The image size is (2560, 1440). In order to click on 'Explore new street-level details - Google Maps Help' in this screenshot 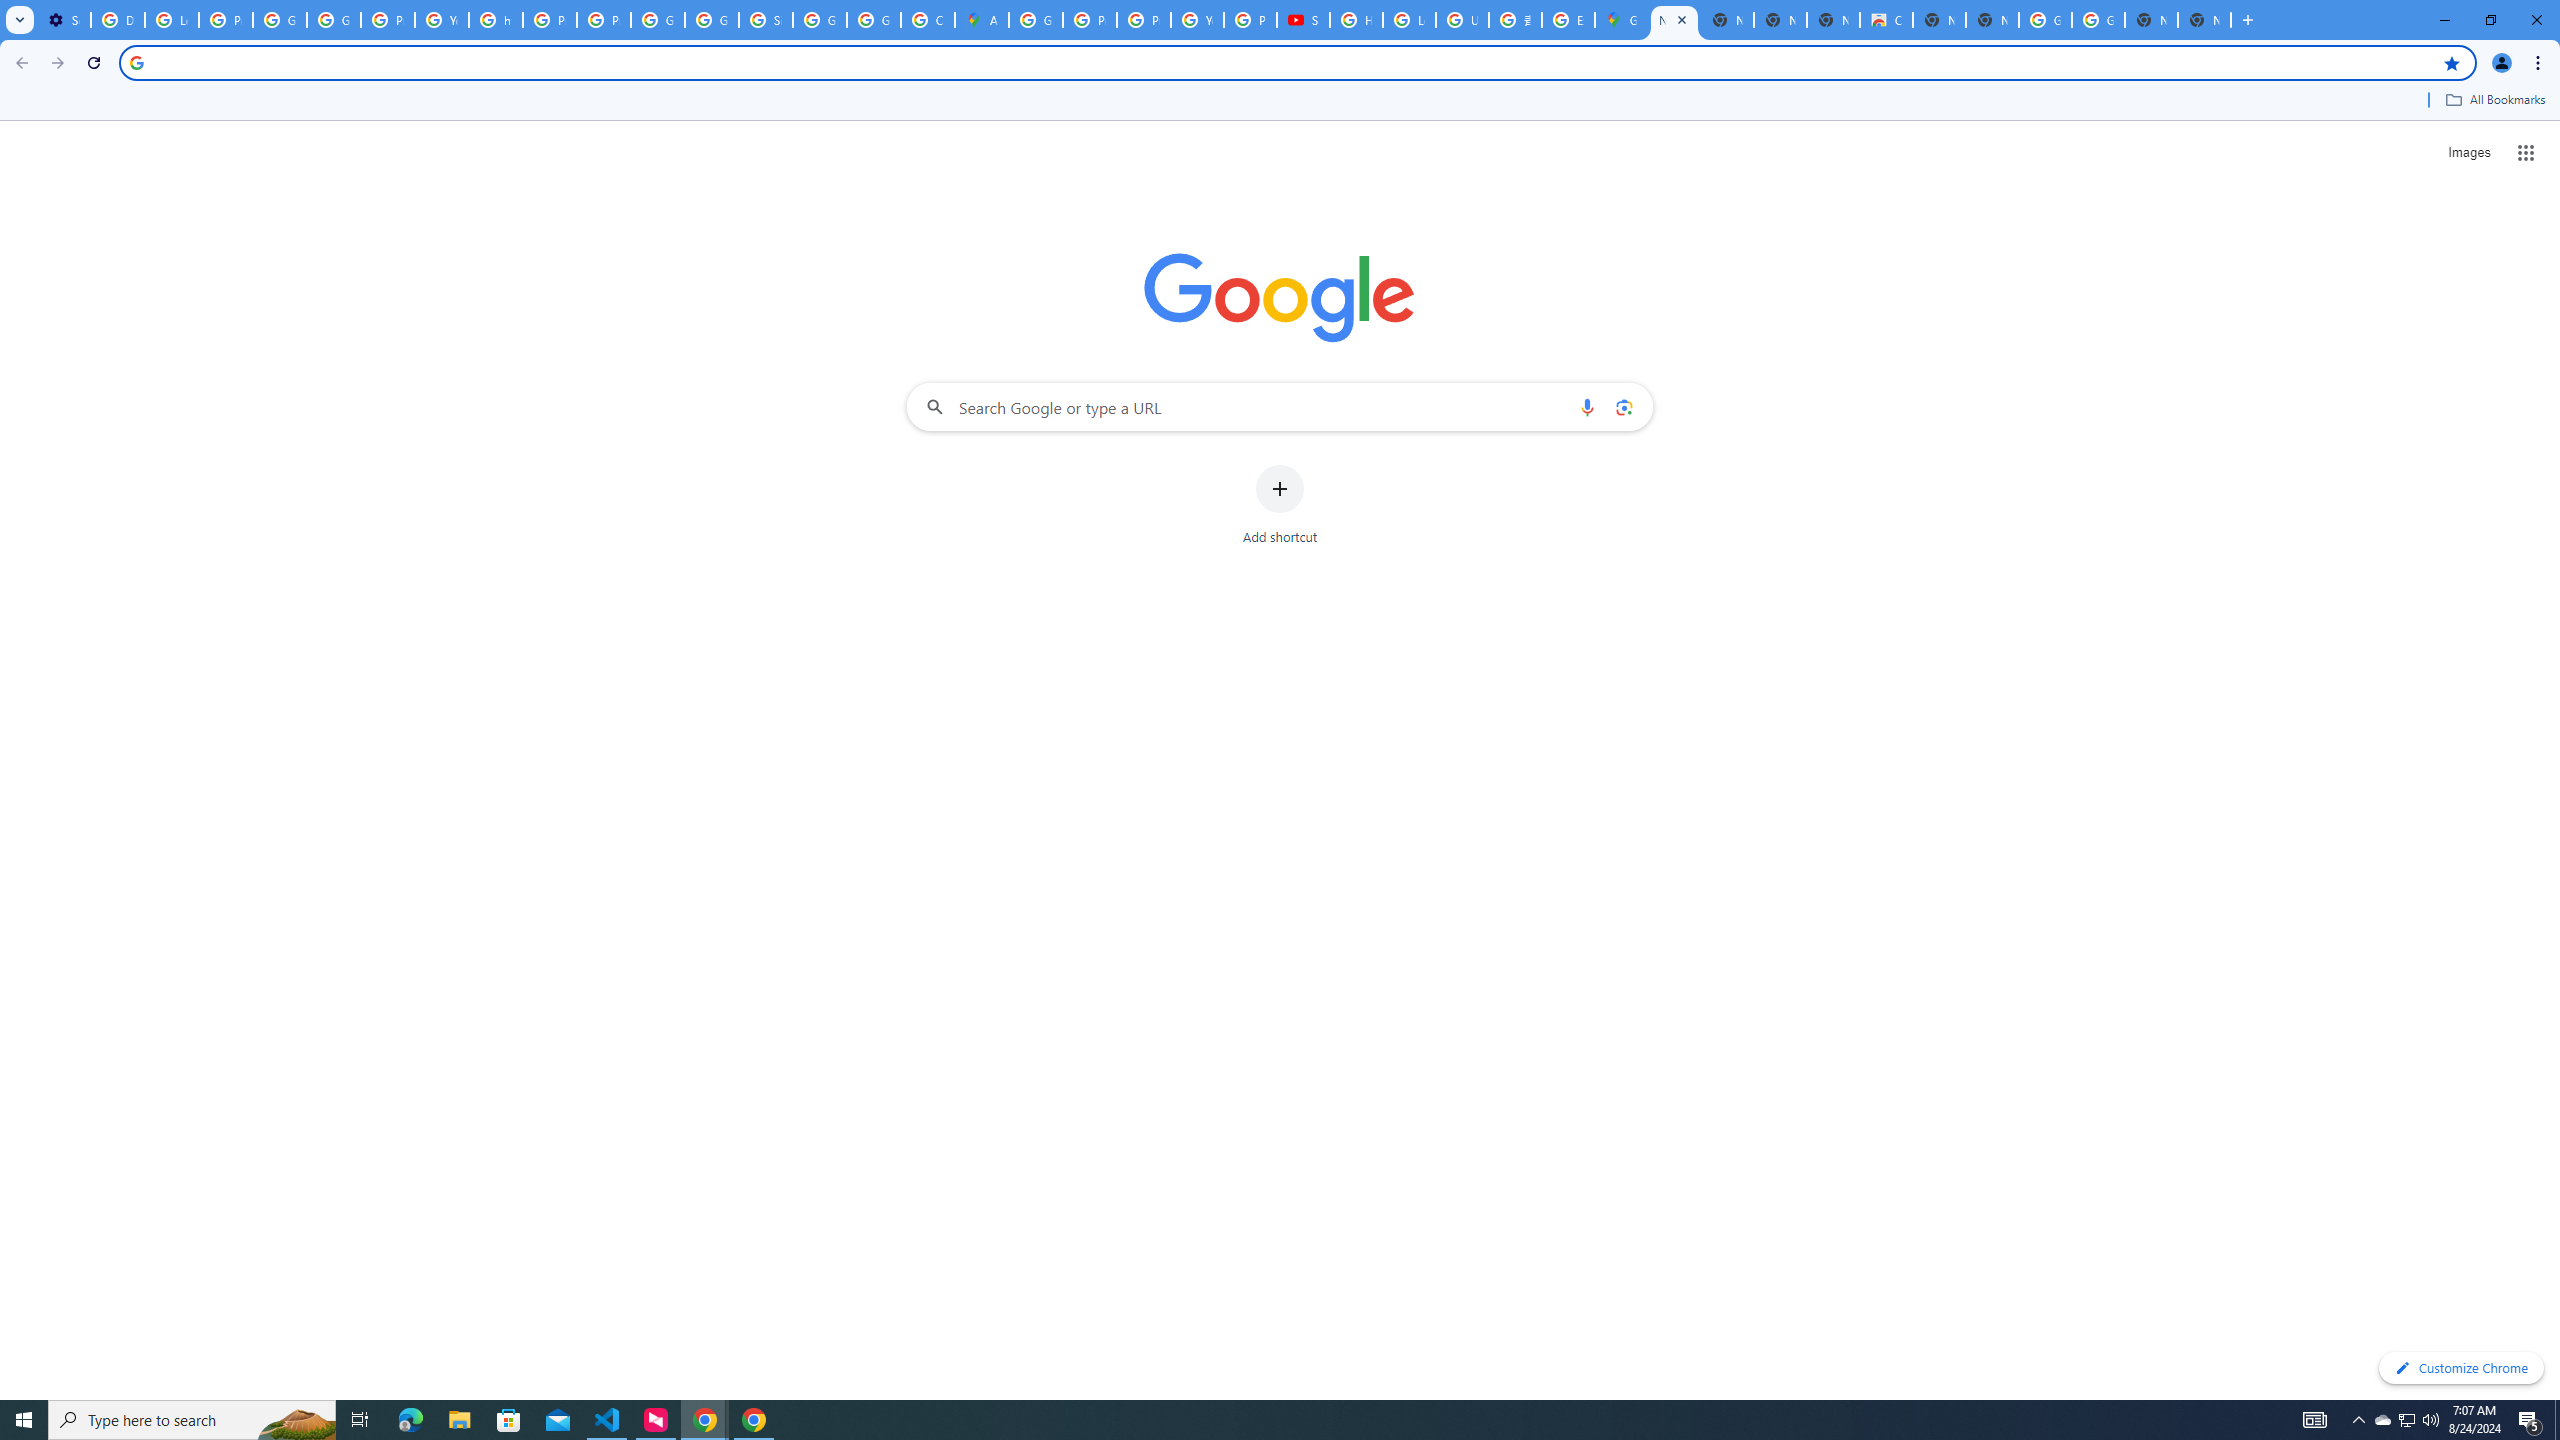, I will do `click(1569, 19)`.